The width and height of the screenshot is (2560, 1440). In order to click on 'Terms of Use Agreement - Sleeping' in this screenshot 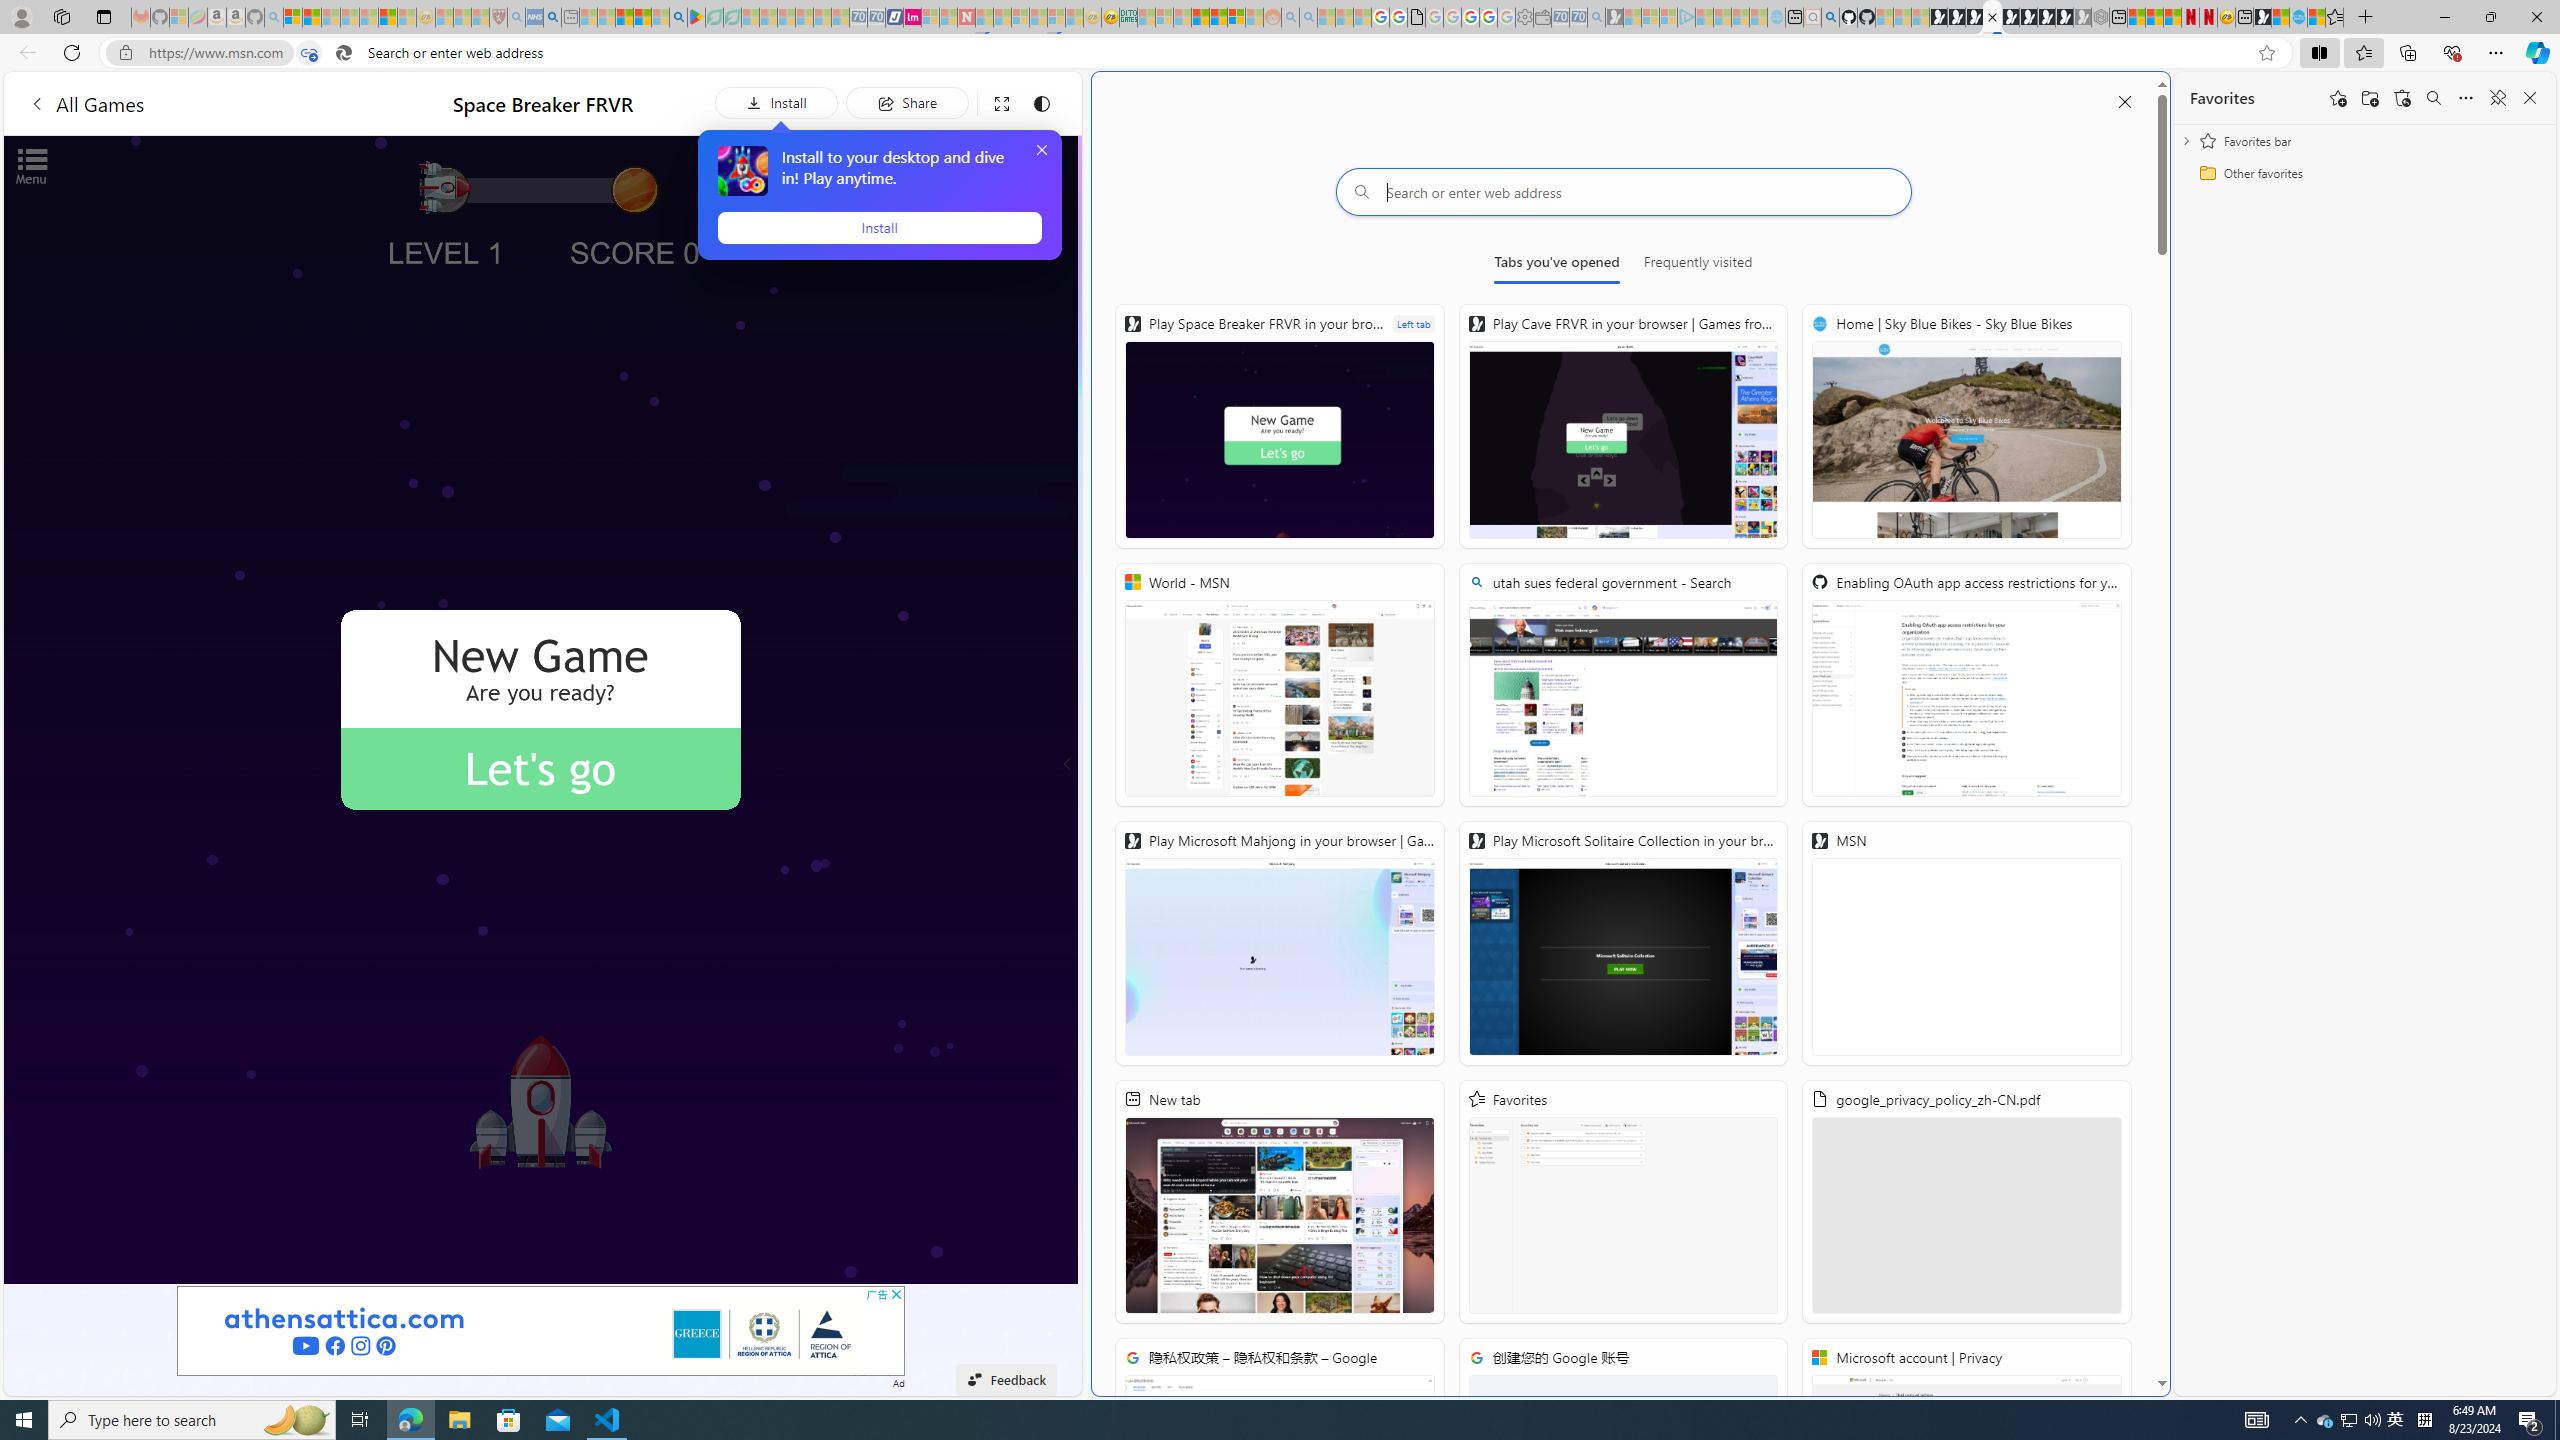, I will do `click(713, 16)`.